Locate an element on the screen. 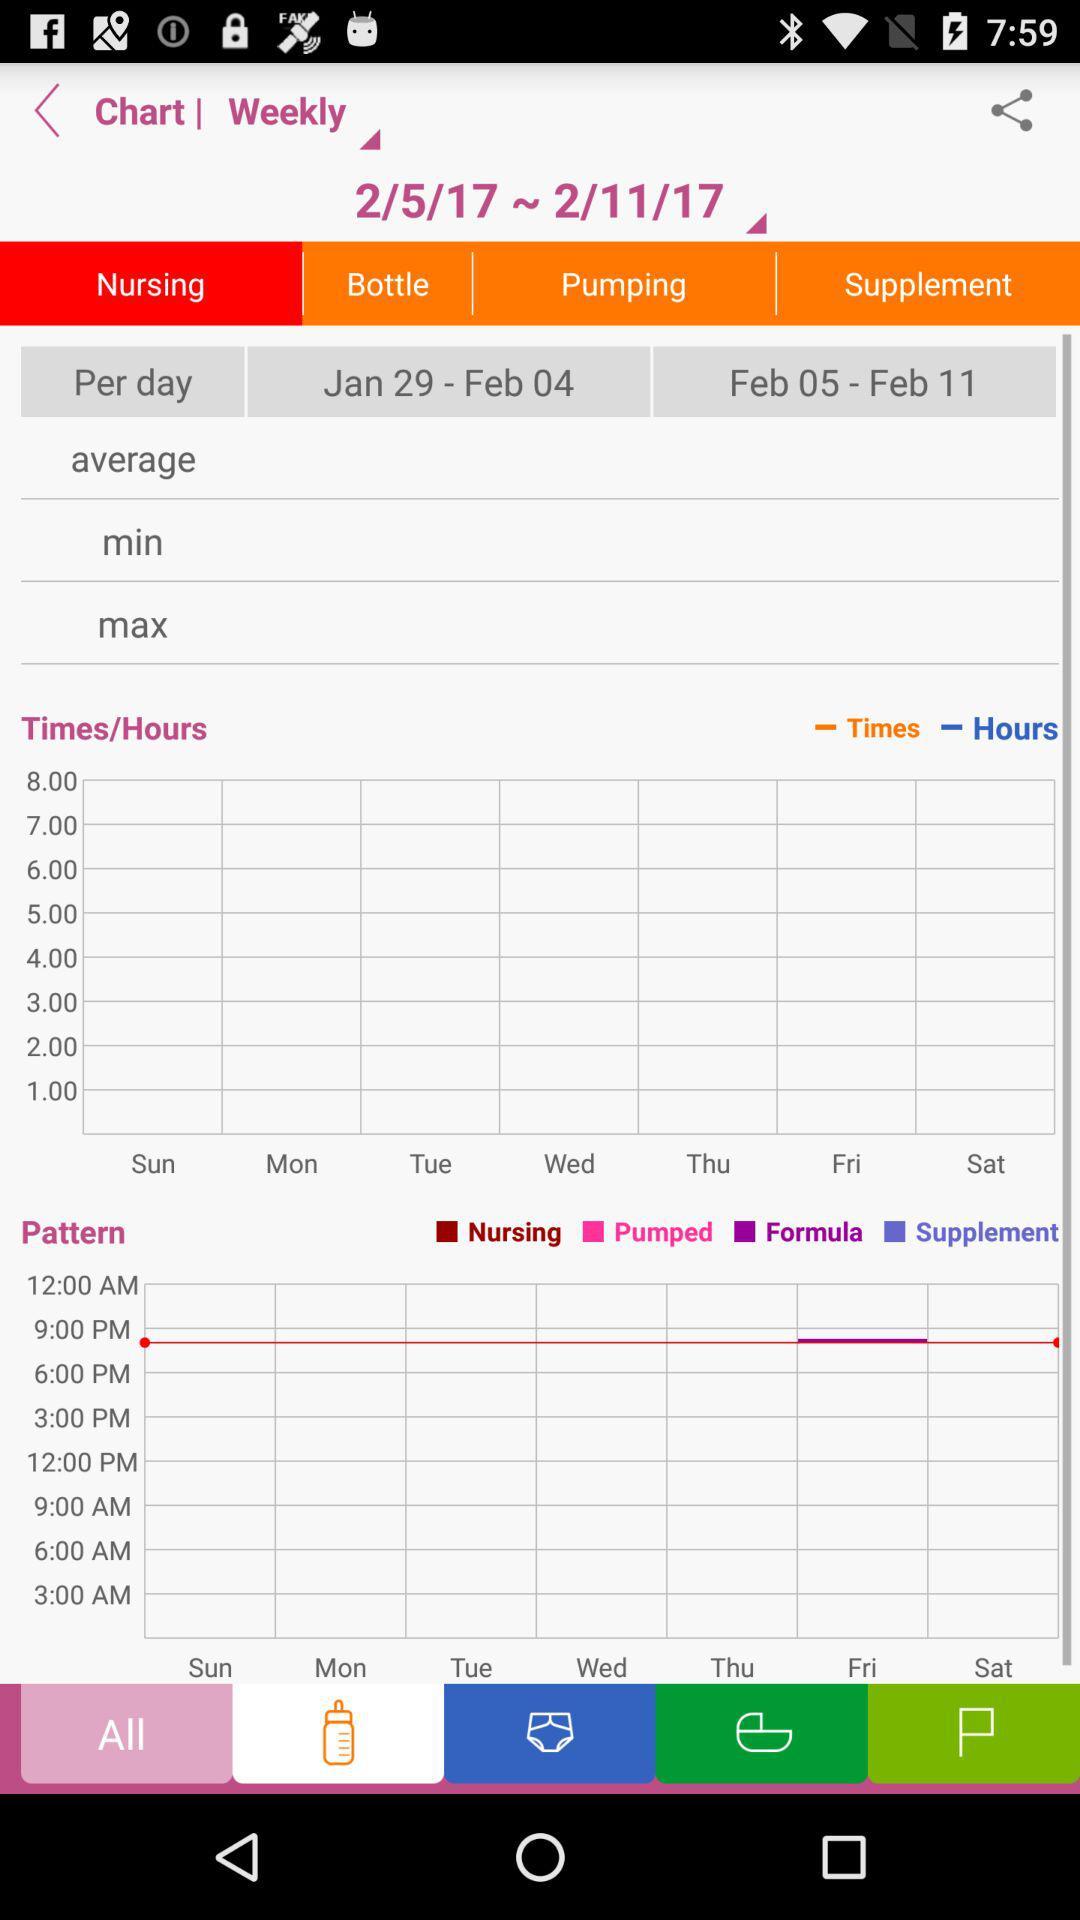 This screenshot has height=1920, width=1080. the arrow_backward icon is located at coordinates (46, 117).